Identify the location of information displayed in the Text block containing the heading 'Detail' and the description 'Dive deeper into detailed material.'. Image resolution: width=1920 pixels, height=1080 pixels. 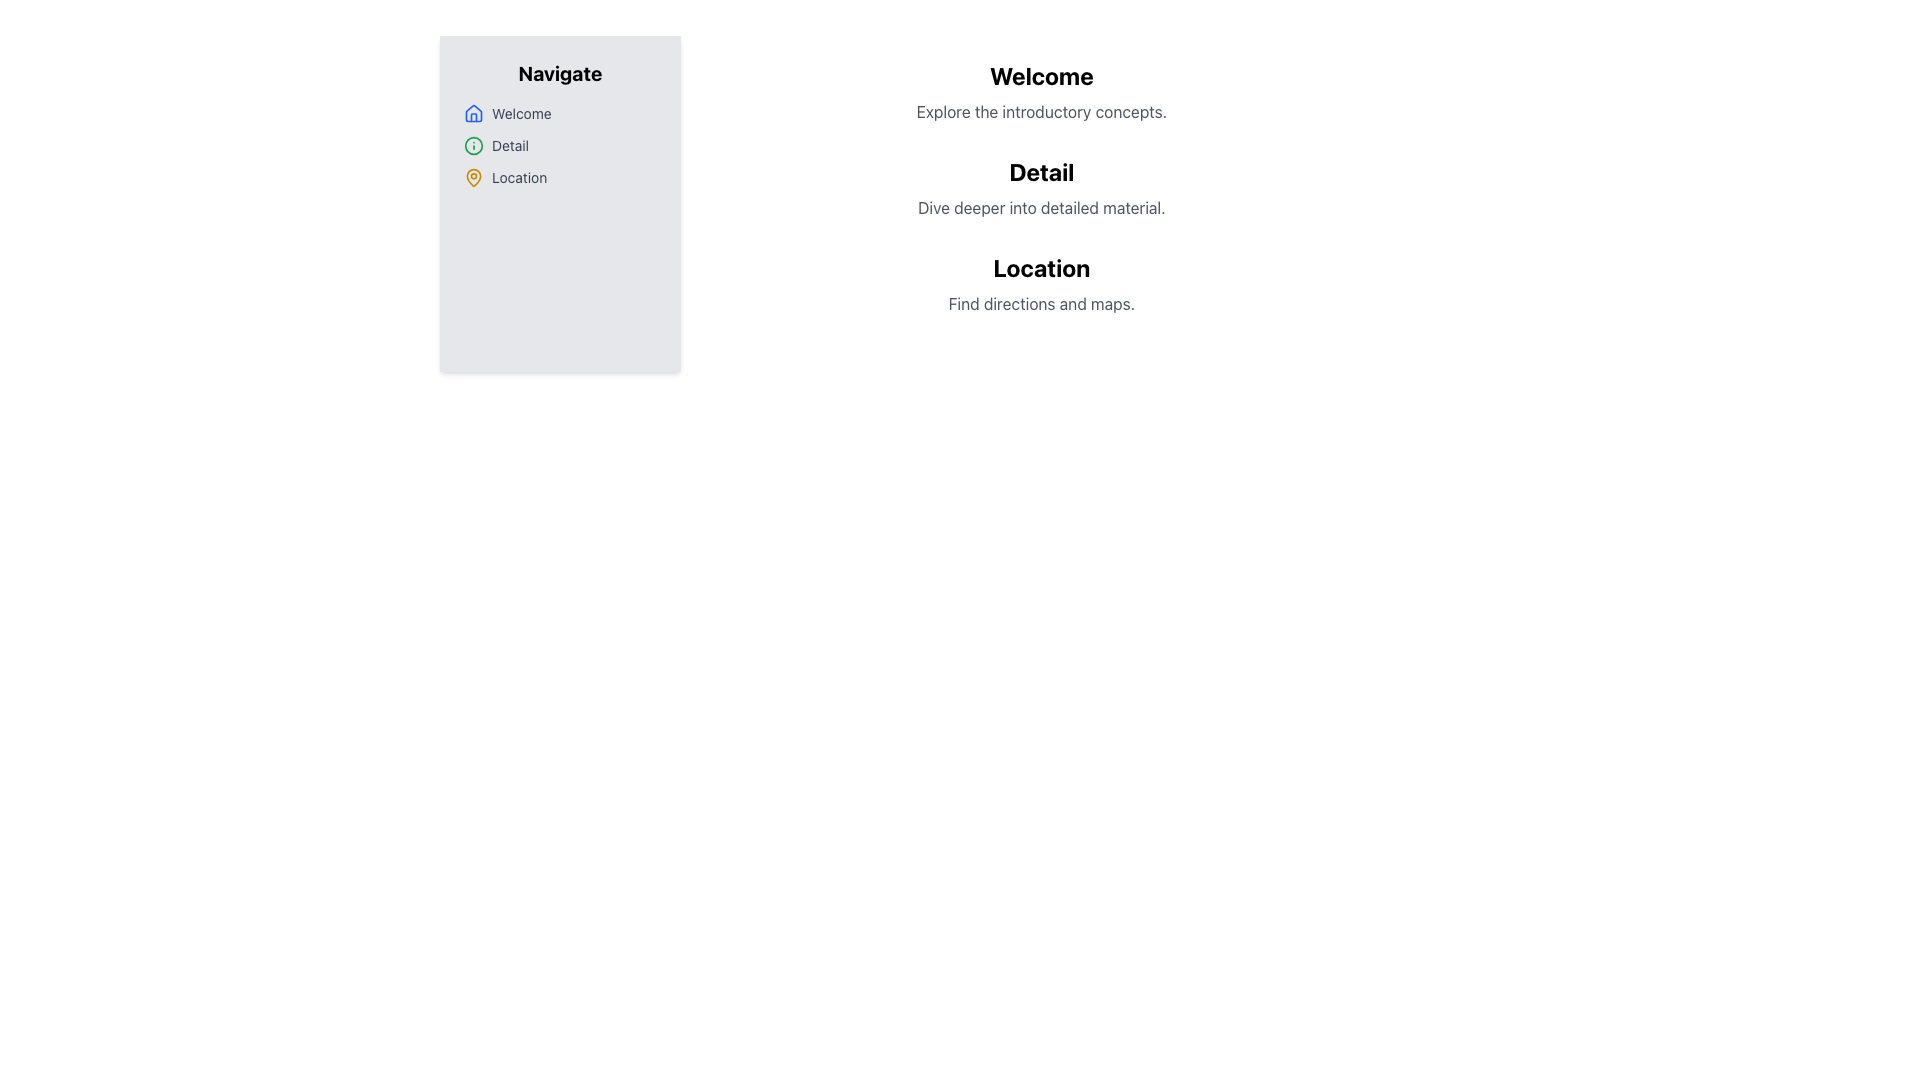
(1040, 188).